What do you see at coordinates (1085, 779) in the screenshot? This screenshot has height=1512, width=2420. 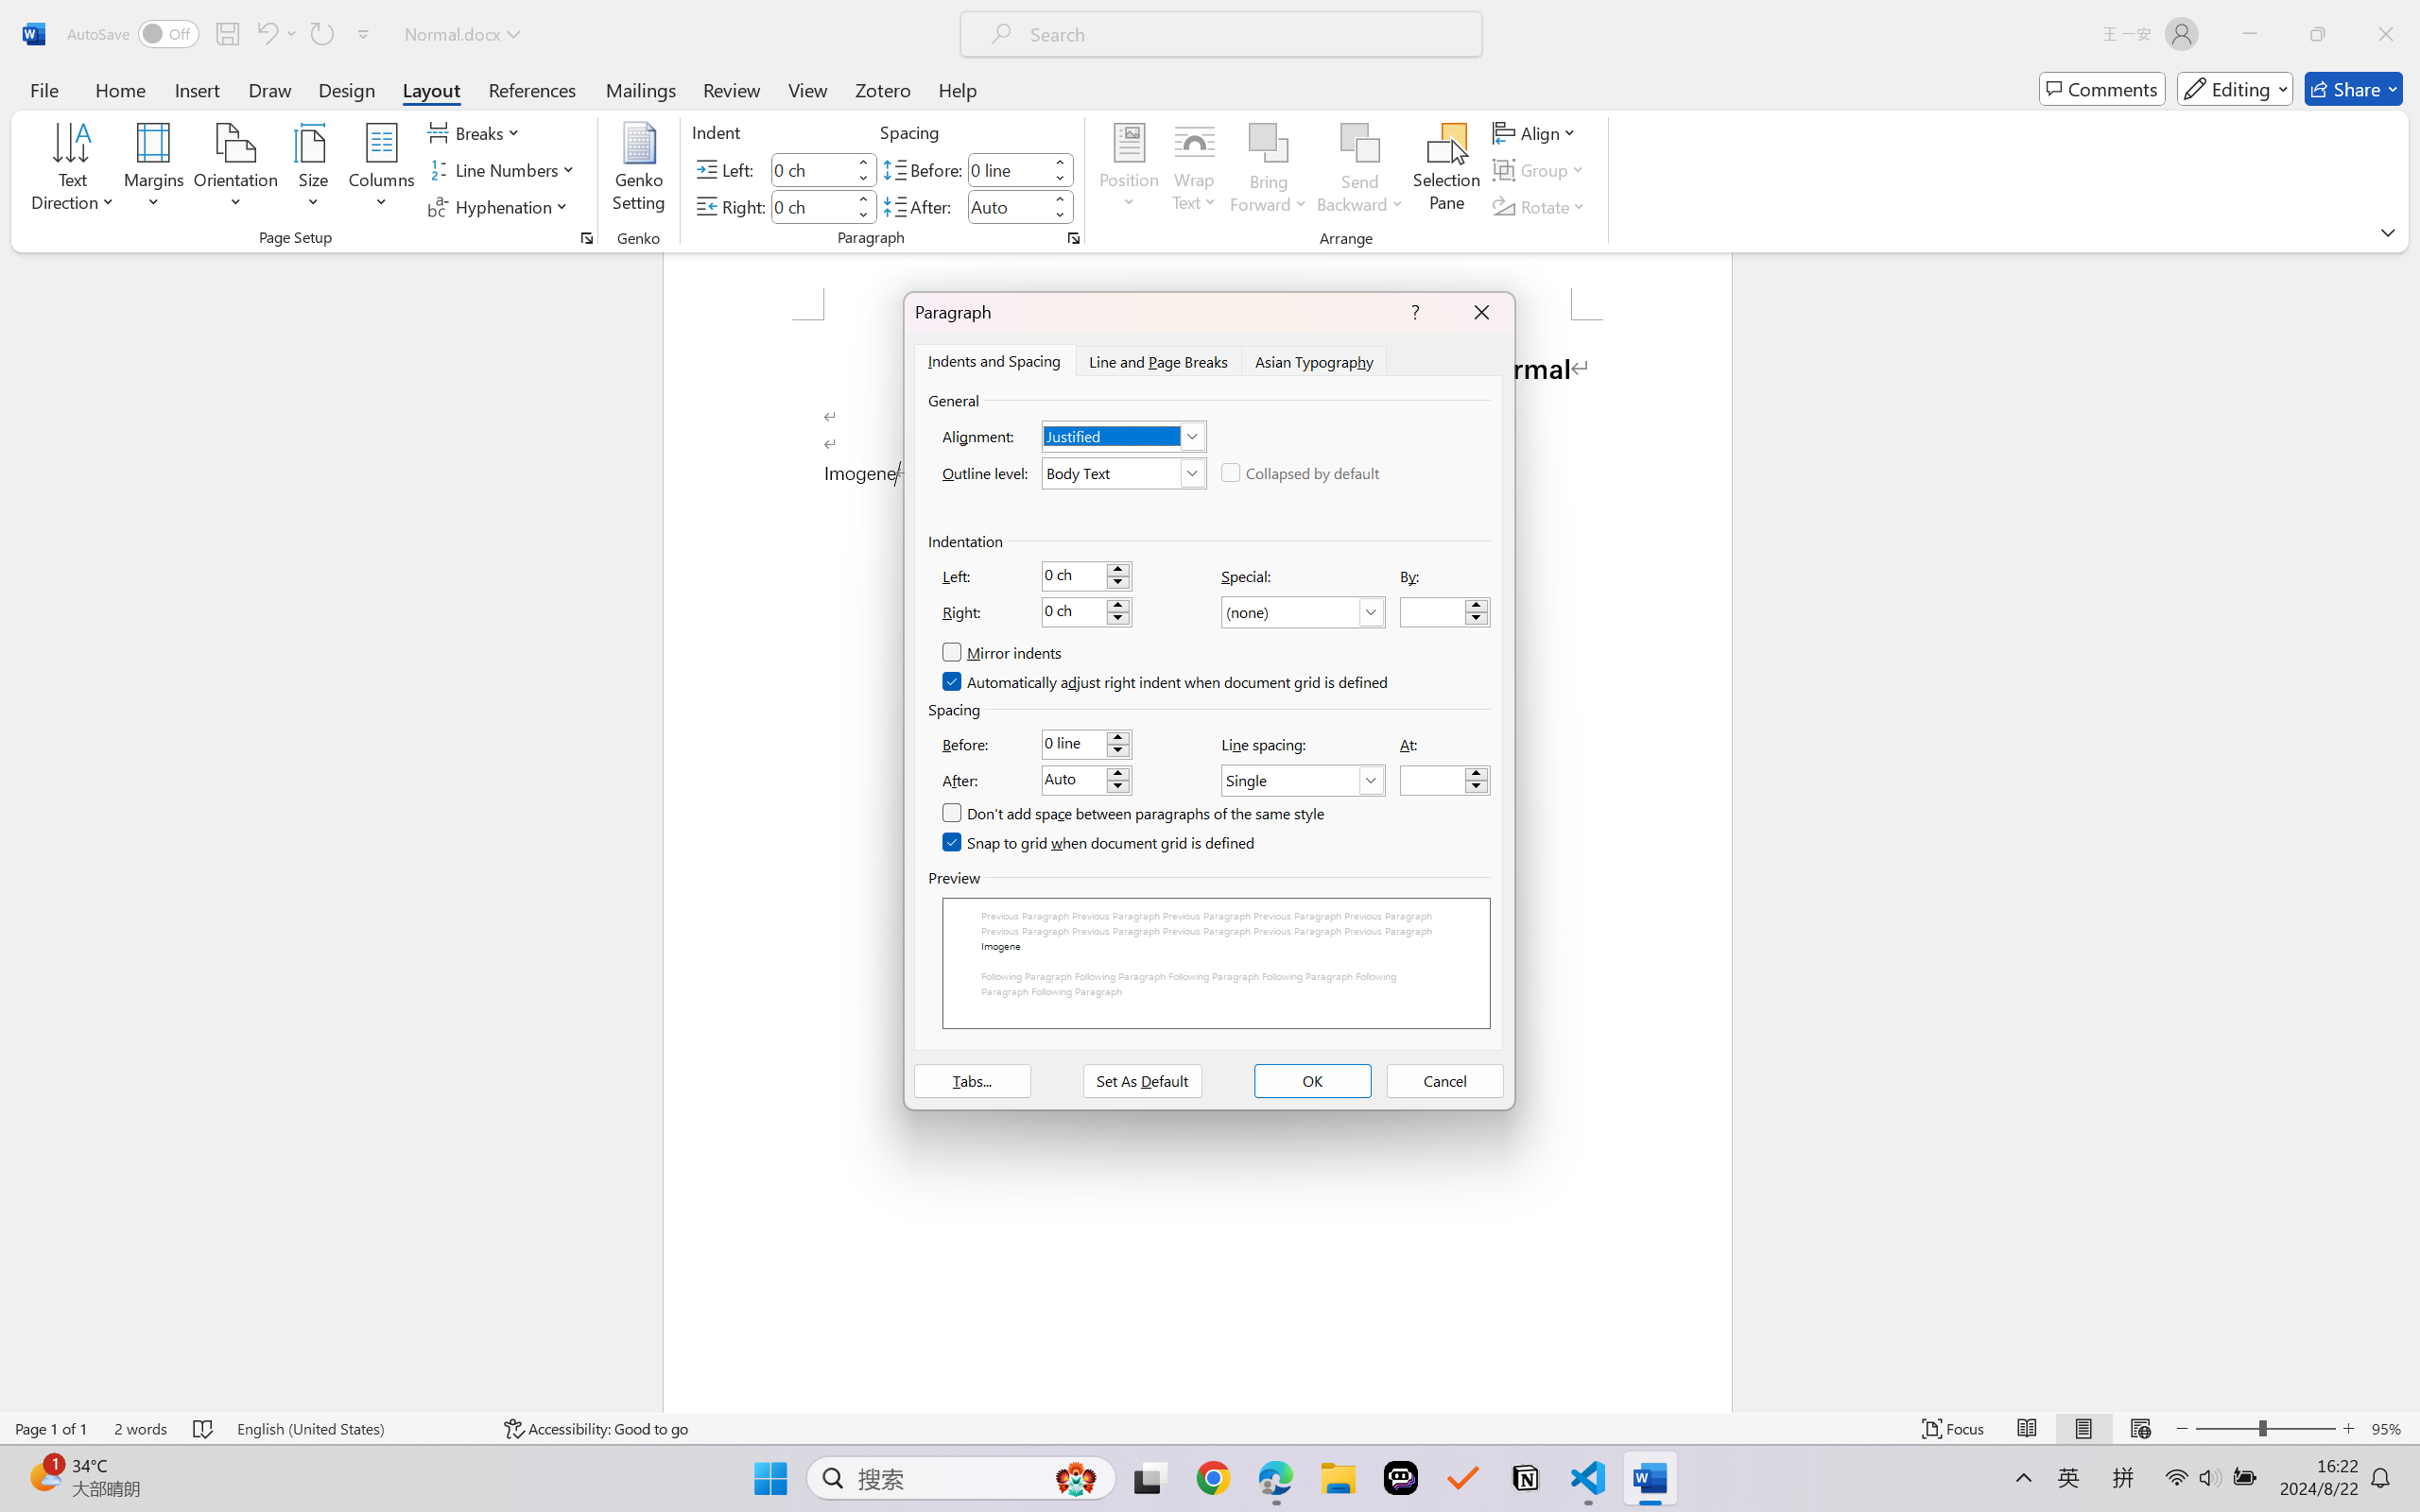 I see `'After:'` at bounding box center [1085, 779].